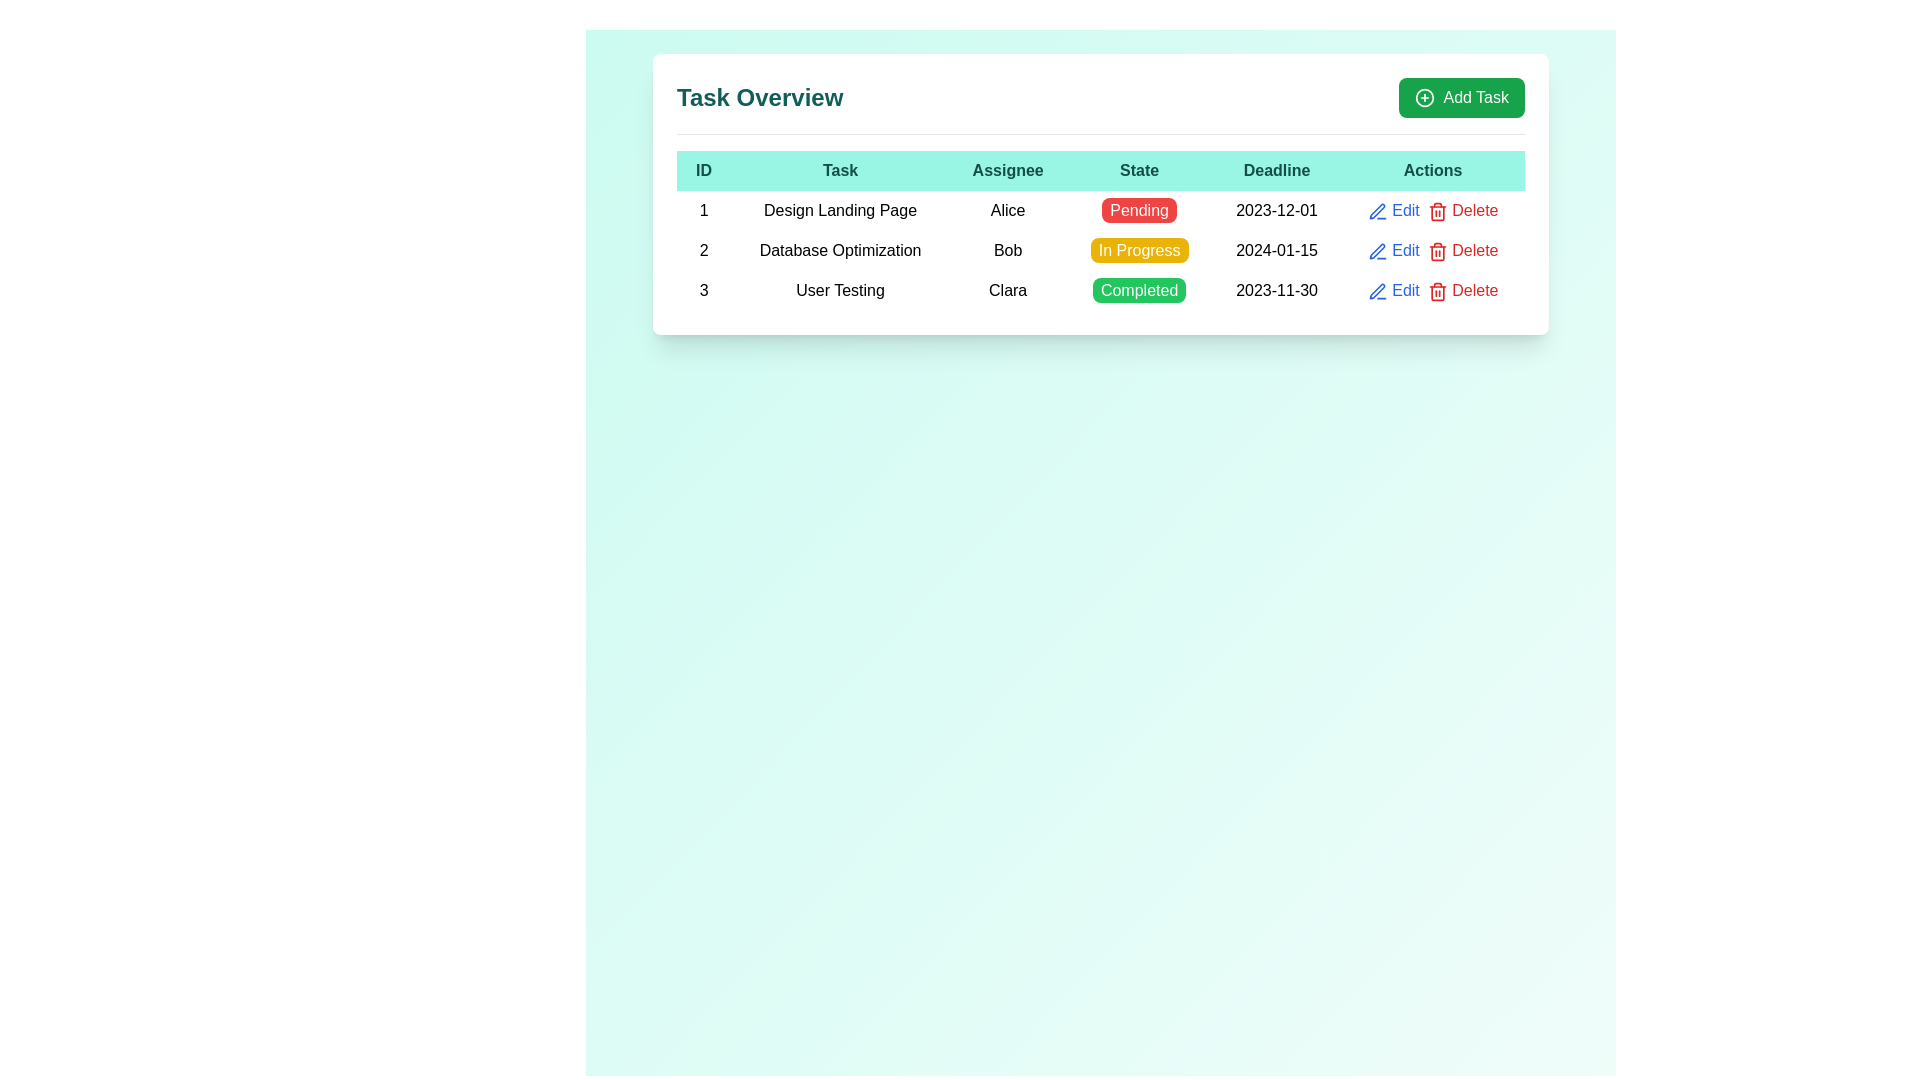  I want to click on the text label displaying the date '2024-01-15' located in the 'Deadline' column of the second row in the table, so click(1275, 249).